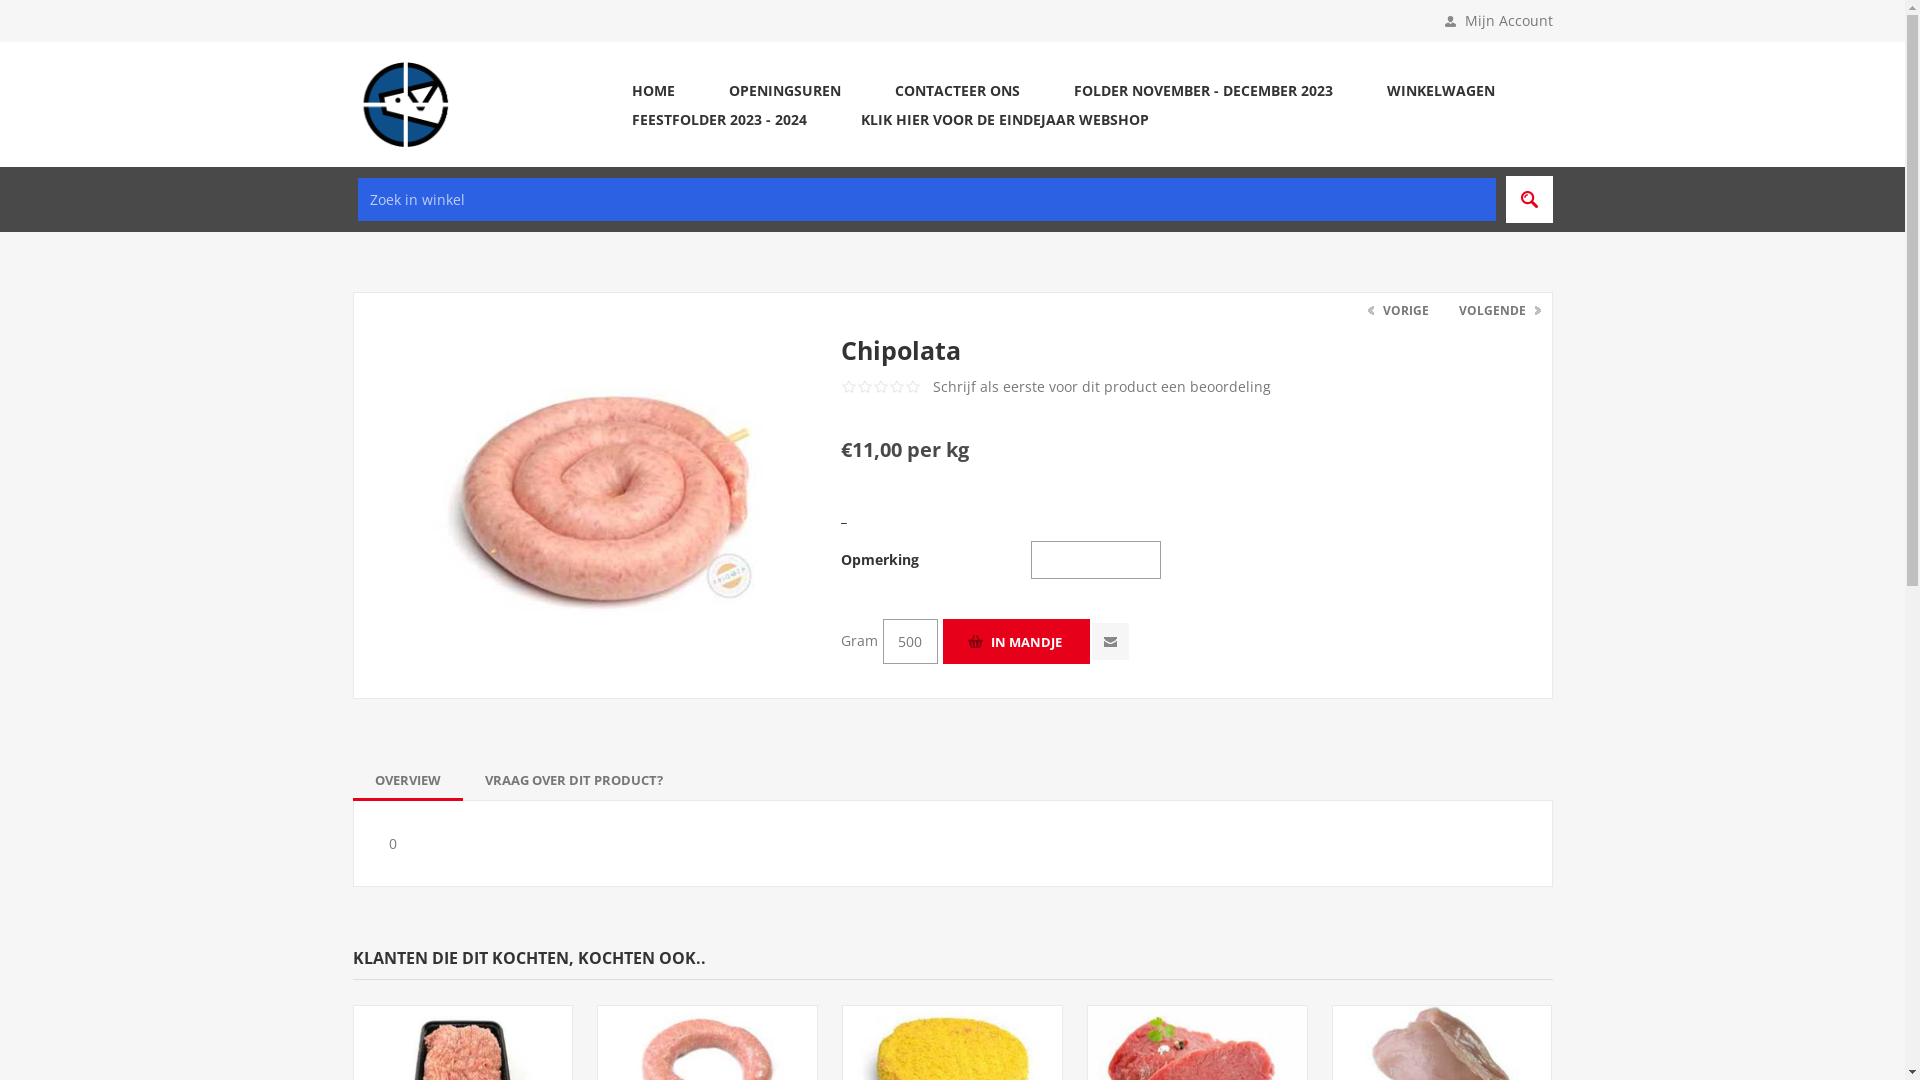 Image resolution: width=1920 pixels, height=1080 pixels. Describe the element at coordinates (1440, 90) in the screenshot. I see `'WINKELWAGEN'` at that location.